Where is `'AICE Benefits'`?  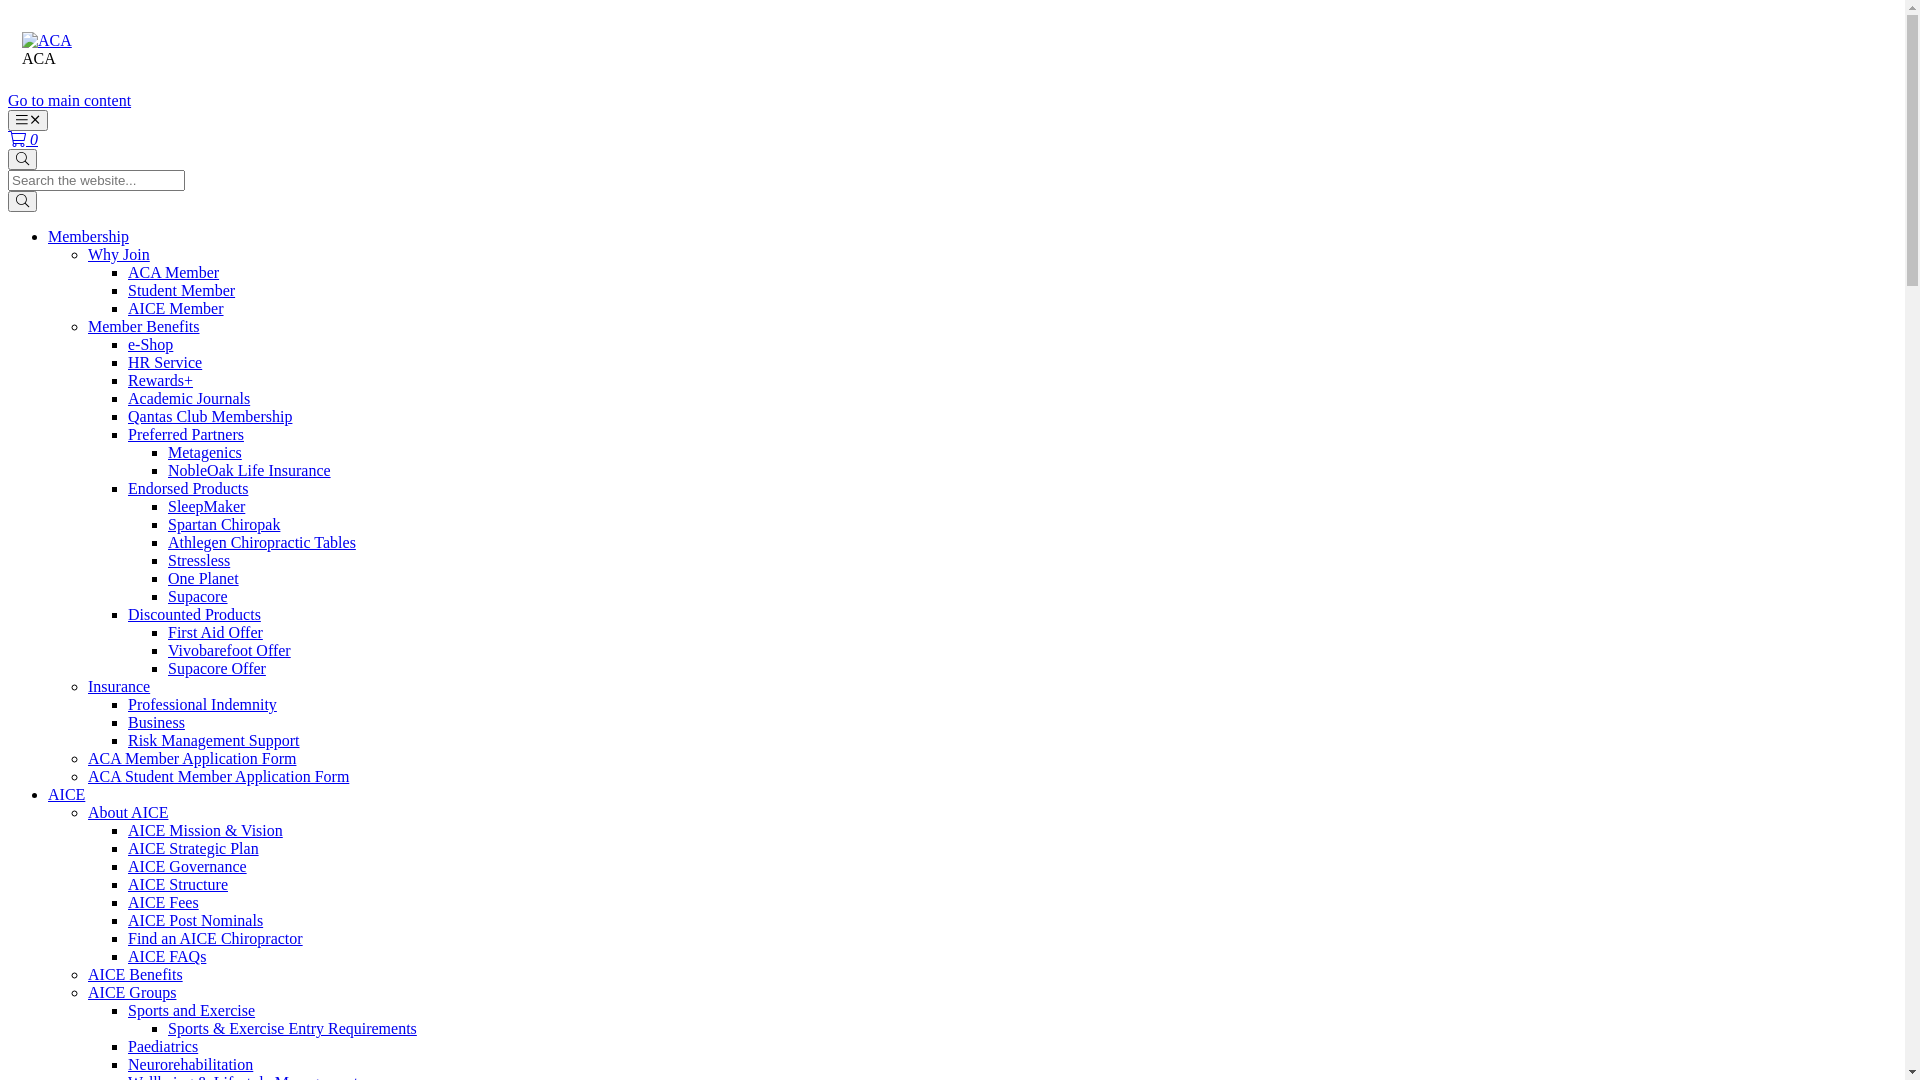
'AICE Benefits' is located at coordinates (134, 973).